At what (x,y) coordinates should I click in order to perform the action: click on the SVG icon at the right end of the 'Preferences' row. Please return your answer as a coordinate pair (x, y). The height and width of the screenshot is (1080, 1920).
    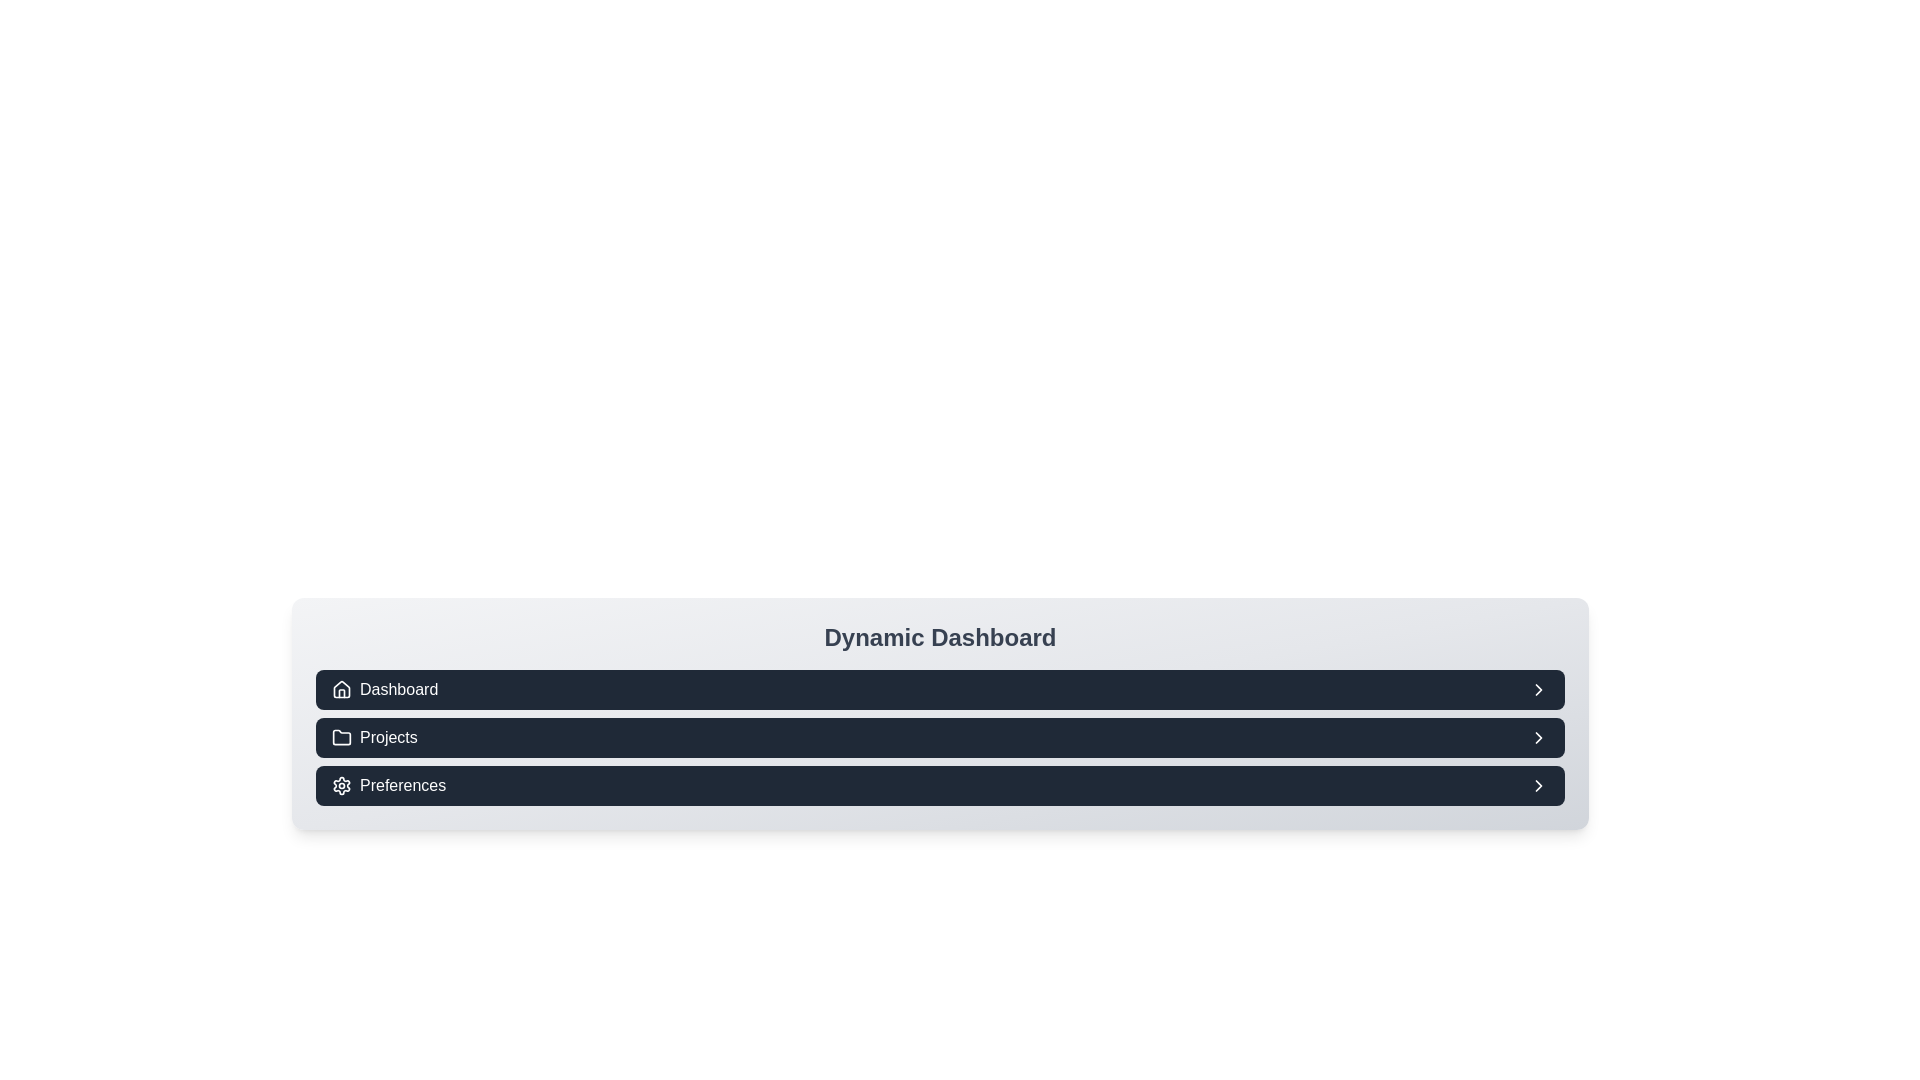
    Looking at the image, I should click on (1538, 785).